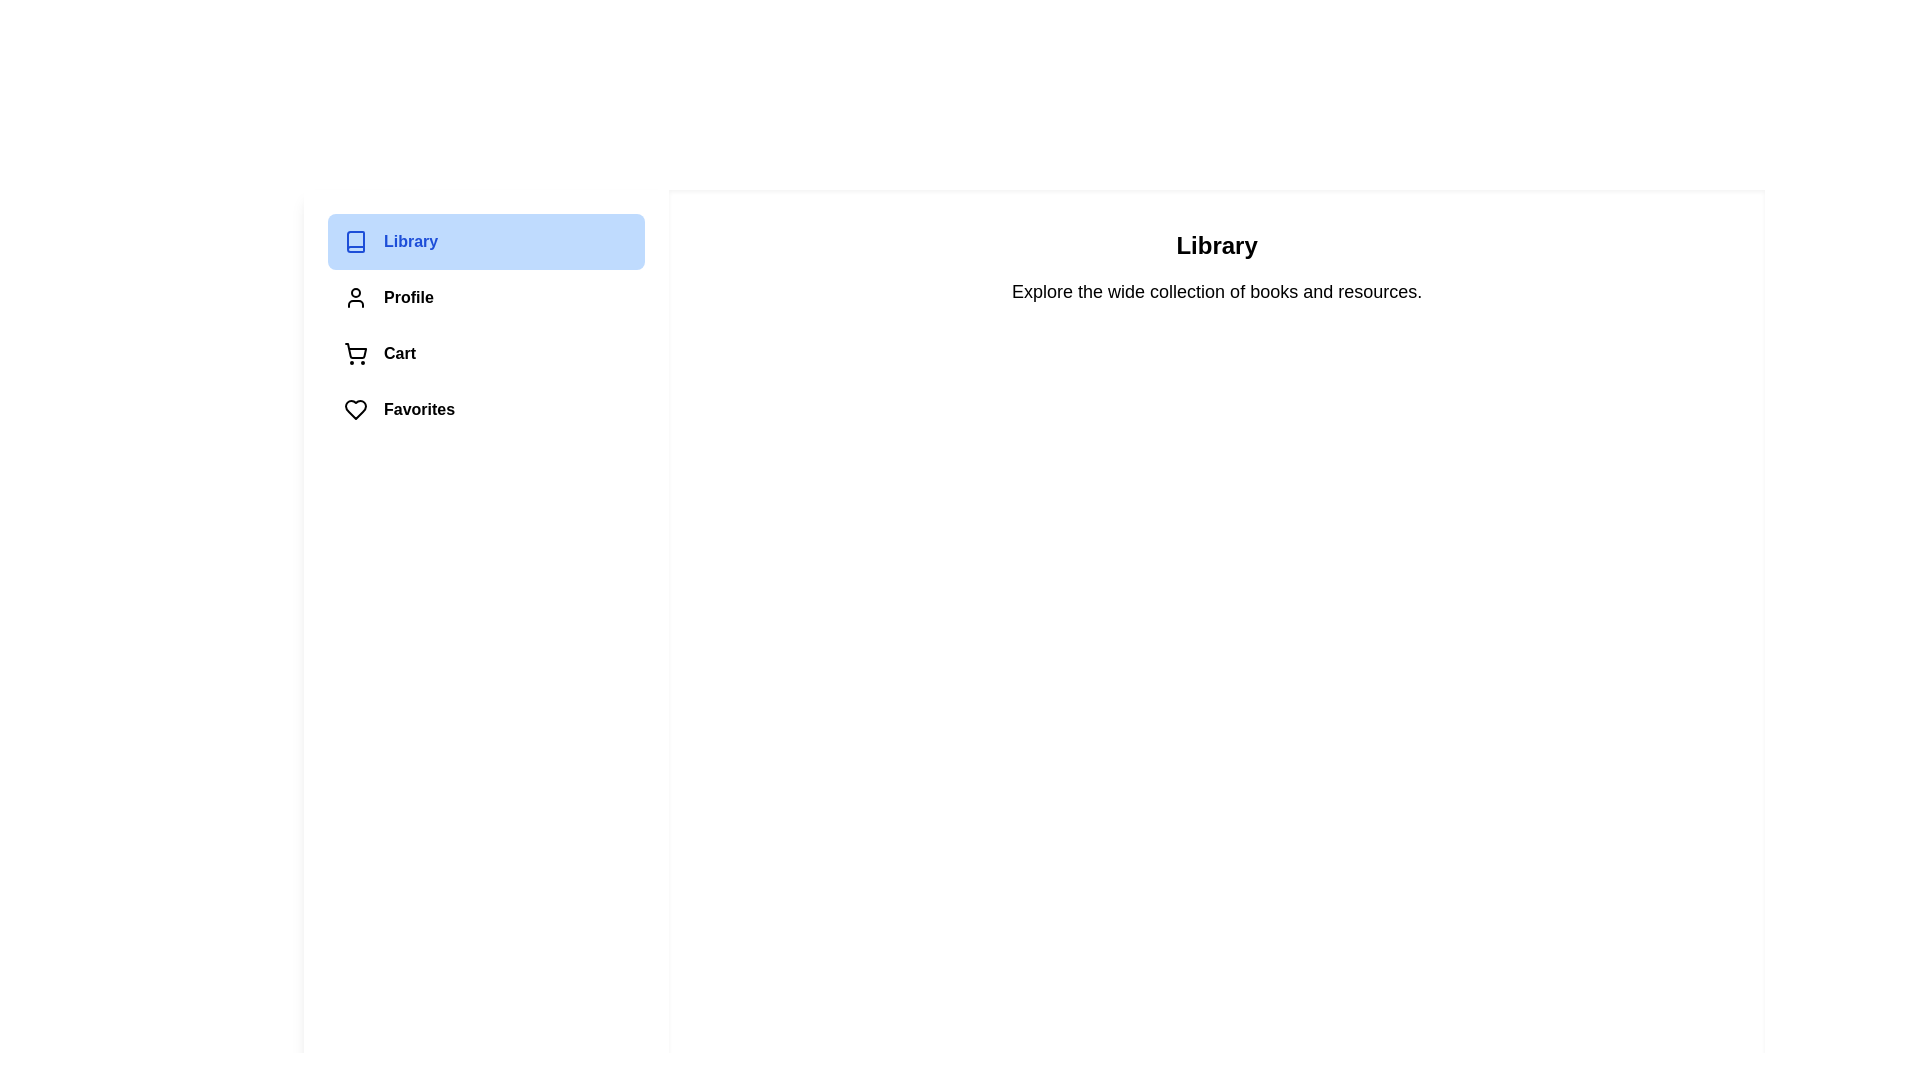 This screenshot has width=1920, height=1080. I want to click on the menu tab Cart to view its content, so click(485, 353).